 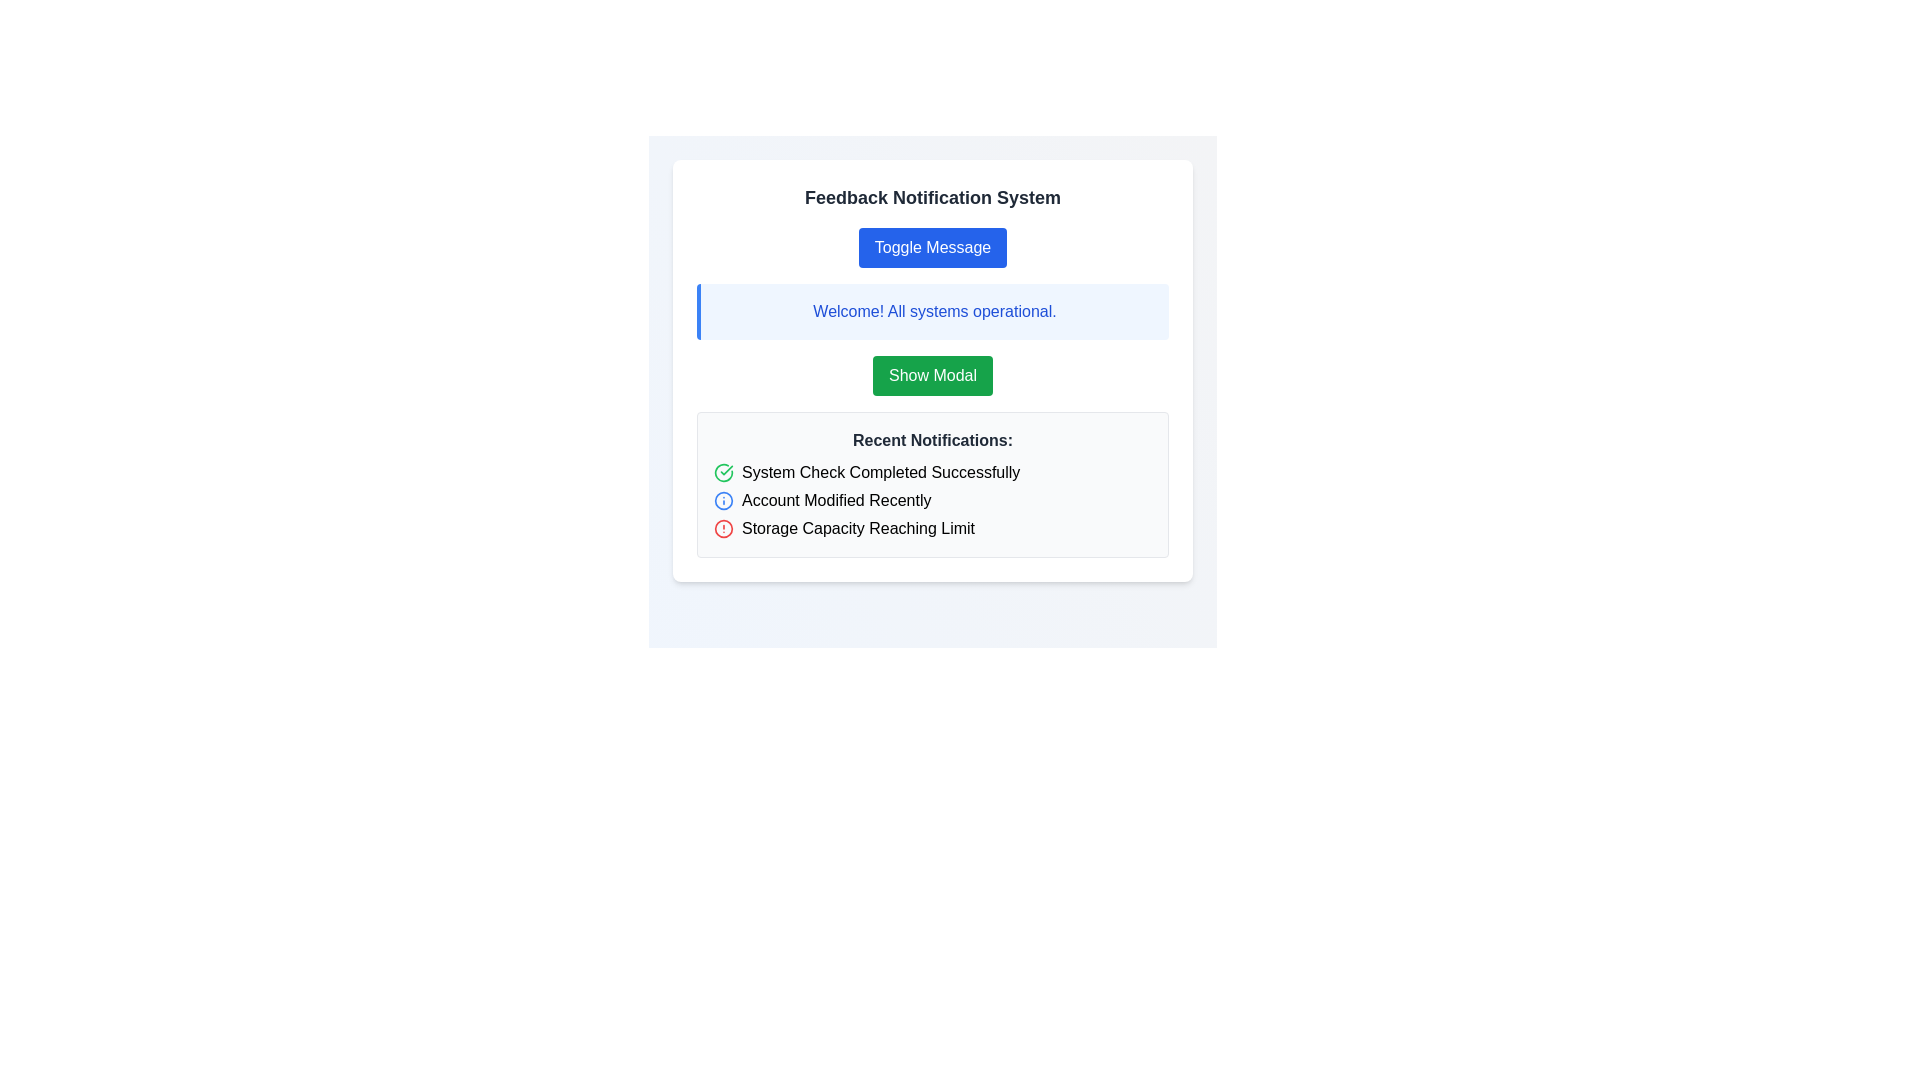 What do you see at coordinates (931, 473) in the screenshot?
I see `the notification indicating 'System Check Completed Successfully' by clicking on the green check icon in the notification list` at bounding box center [931, 473].